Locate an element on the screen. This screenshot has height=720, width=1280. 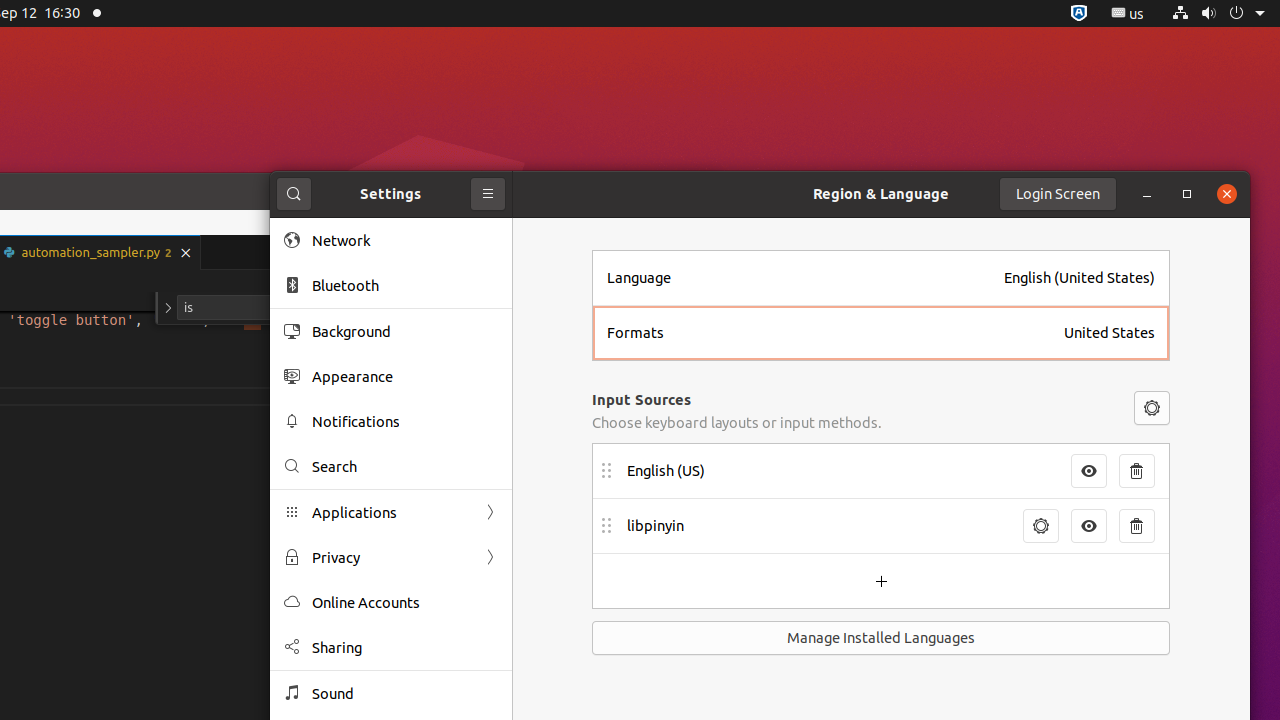
'Applications' is located at coordinates (391, 511).